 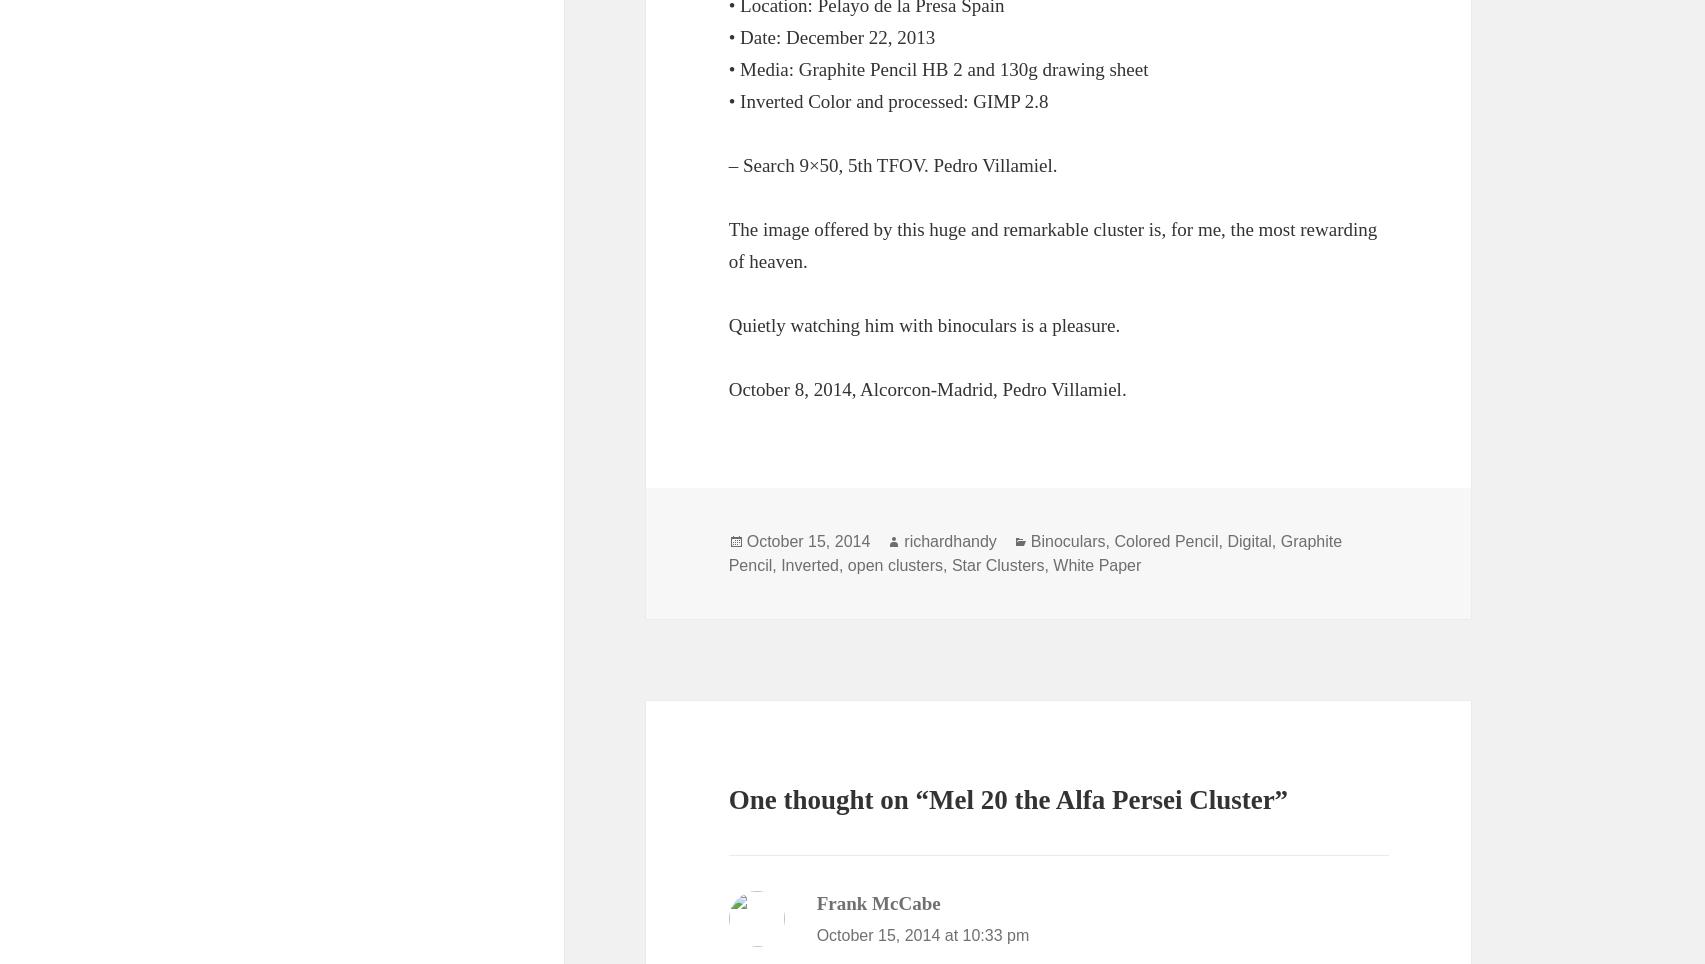 What do you see at coordinates (936, 68) in the screenshot?
I see `'• Media: Graphite Pencil HB 2 and 130g drawing sheet'` at bounding box center [936, 68].